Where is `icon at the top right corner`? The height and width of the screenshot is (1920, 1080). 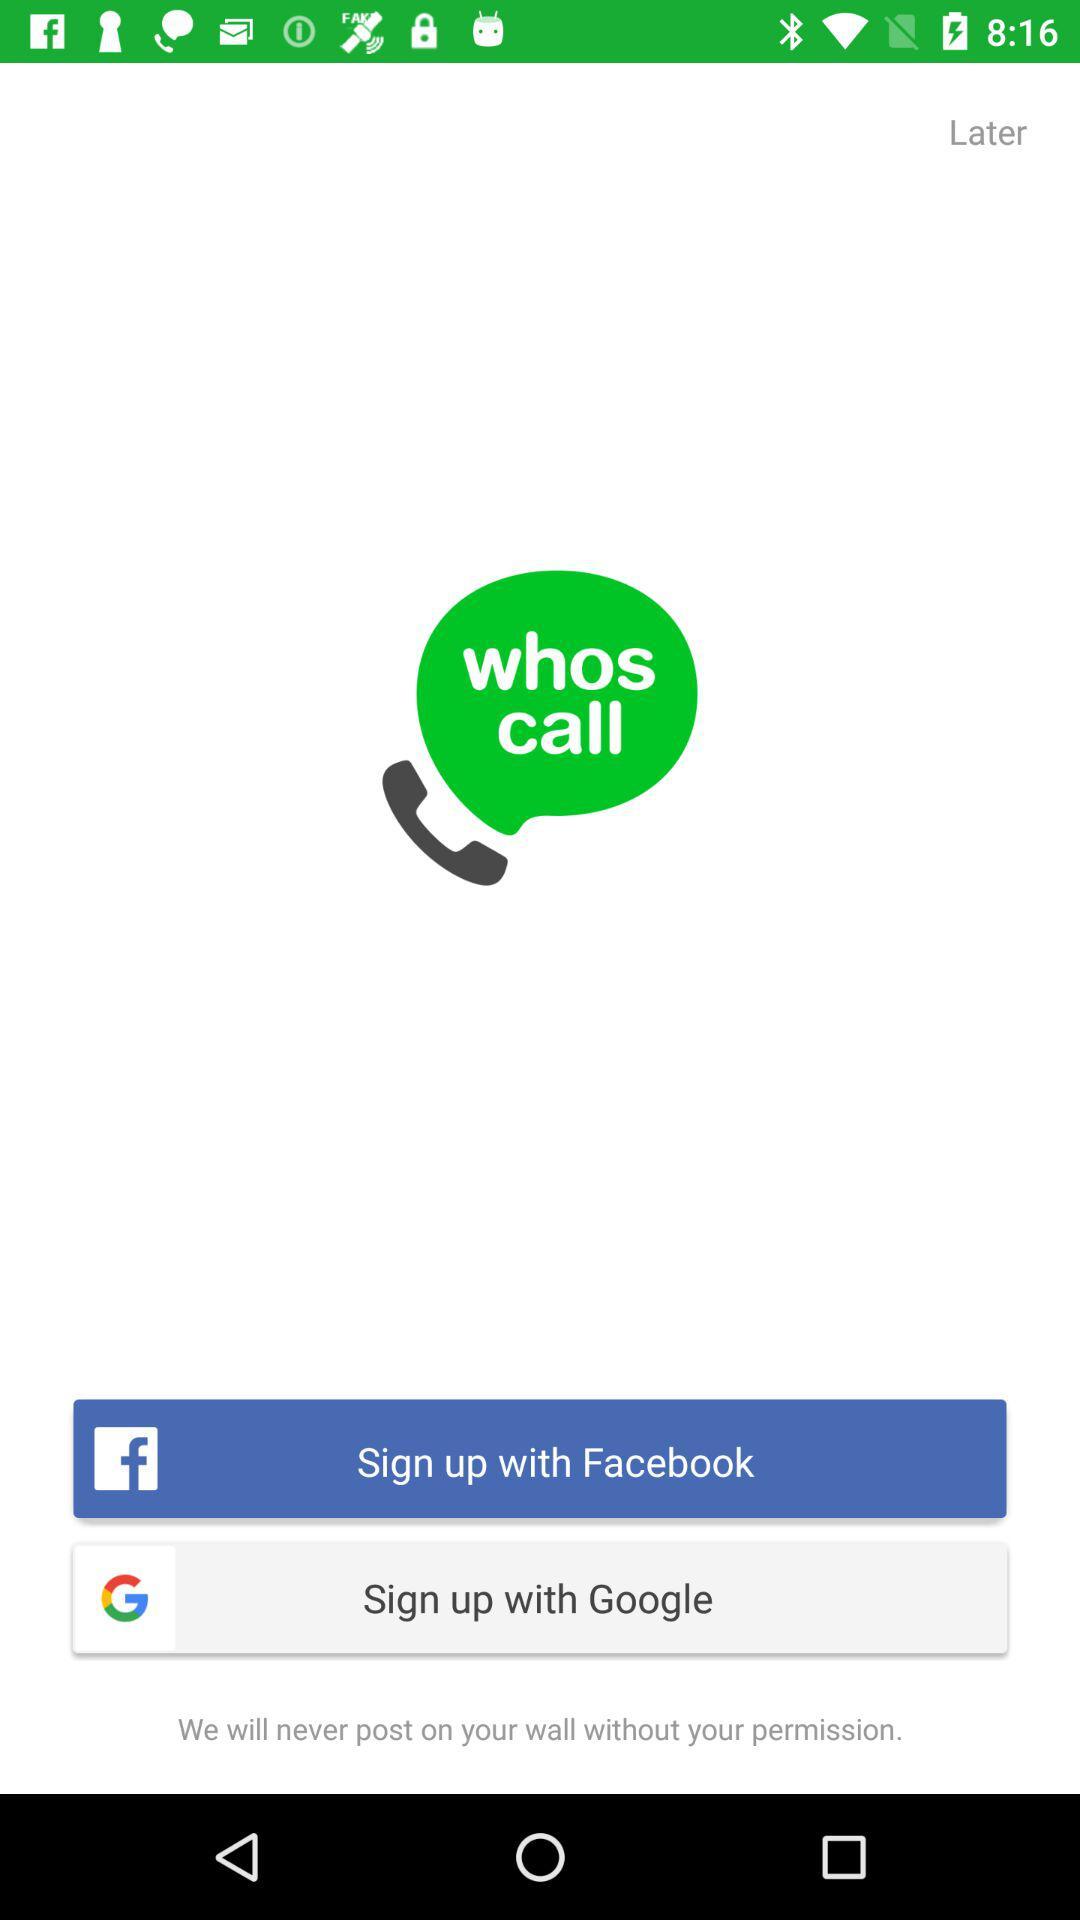
icon at the top right corner is located at coordinates (987, 130).